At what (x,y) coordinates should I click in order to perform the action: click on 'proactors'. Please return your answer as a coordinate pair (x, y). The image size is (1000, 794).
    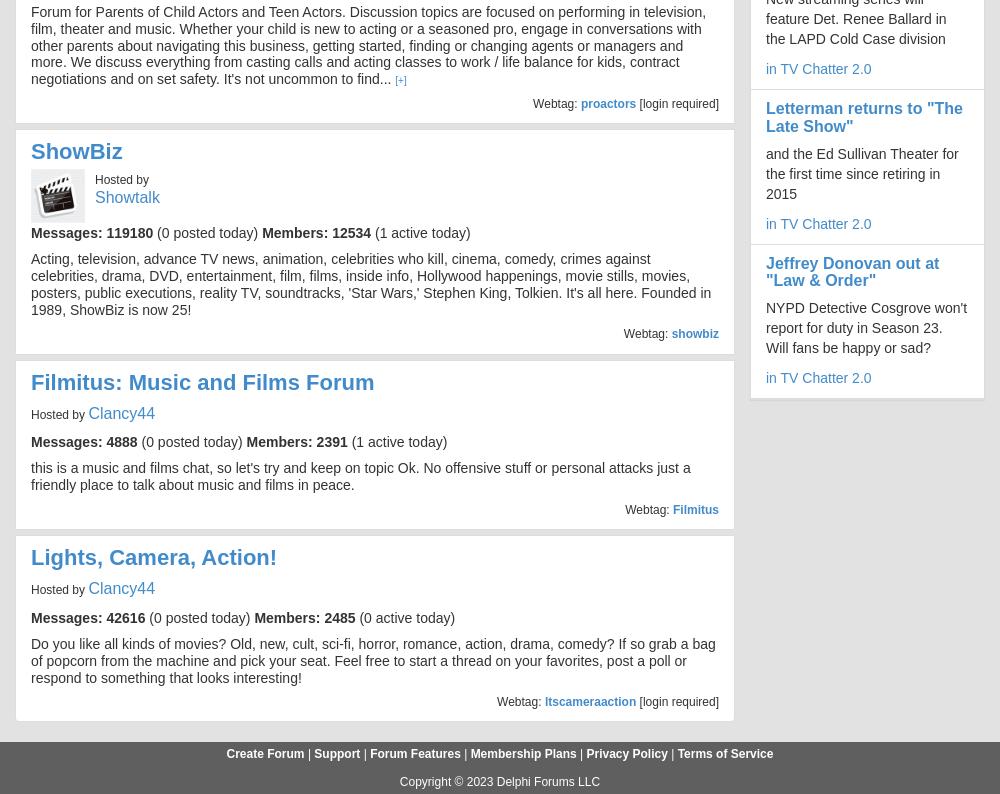
    Looking at the image, I should click on (607, 101).